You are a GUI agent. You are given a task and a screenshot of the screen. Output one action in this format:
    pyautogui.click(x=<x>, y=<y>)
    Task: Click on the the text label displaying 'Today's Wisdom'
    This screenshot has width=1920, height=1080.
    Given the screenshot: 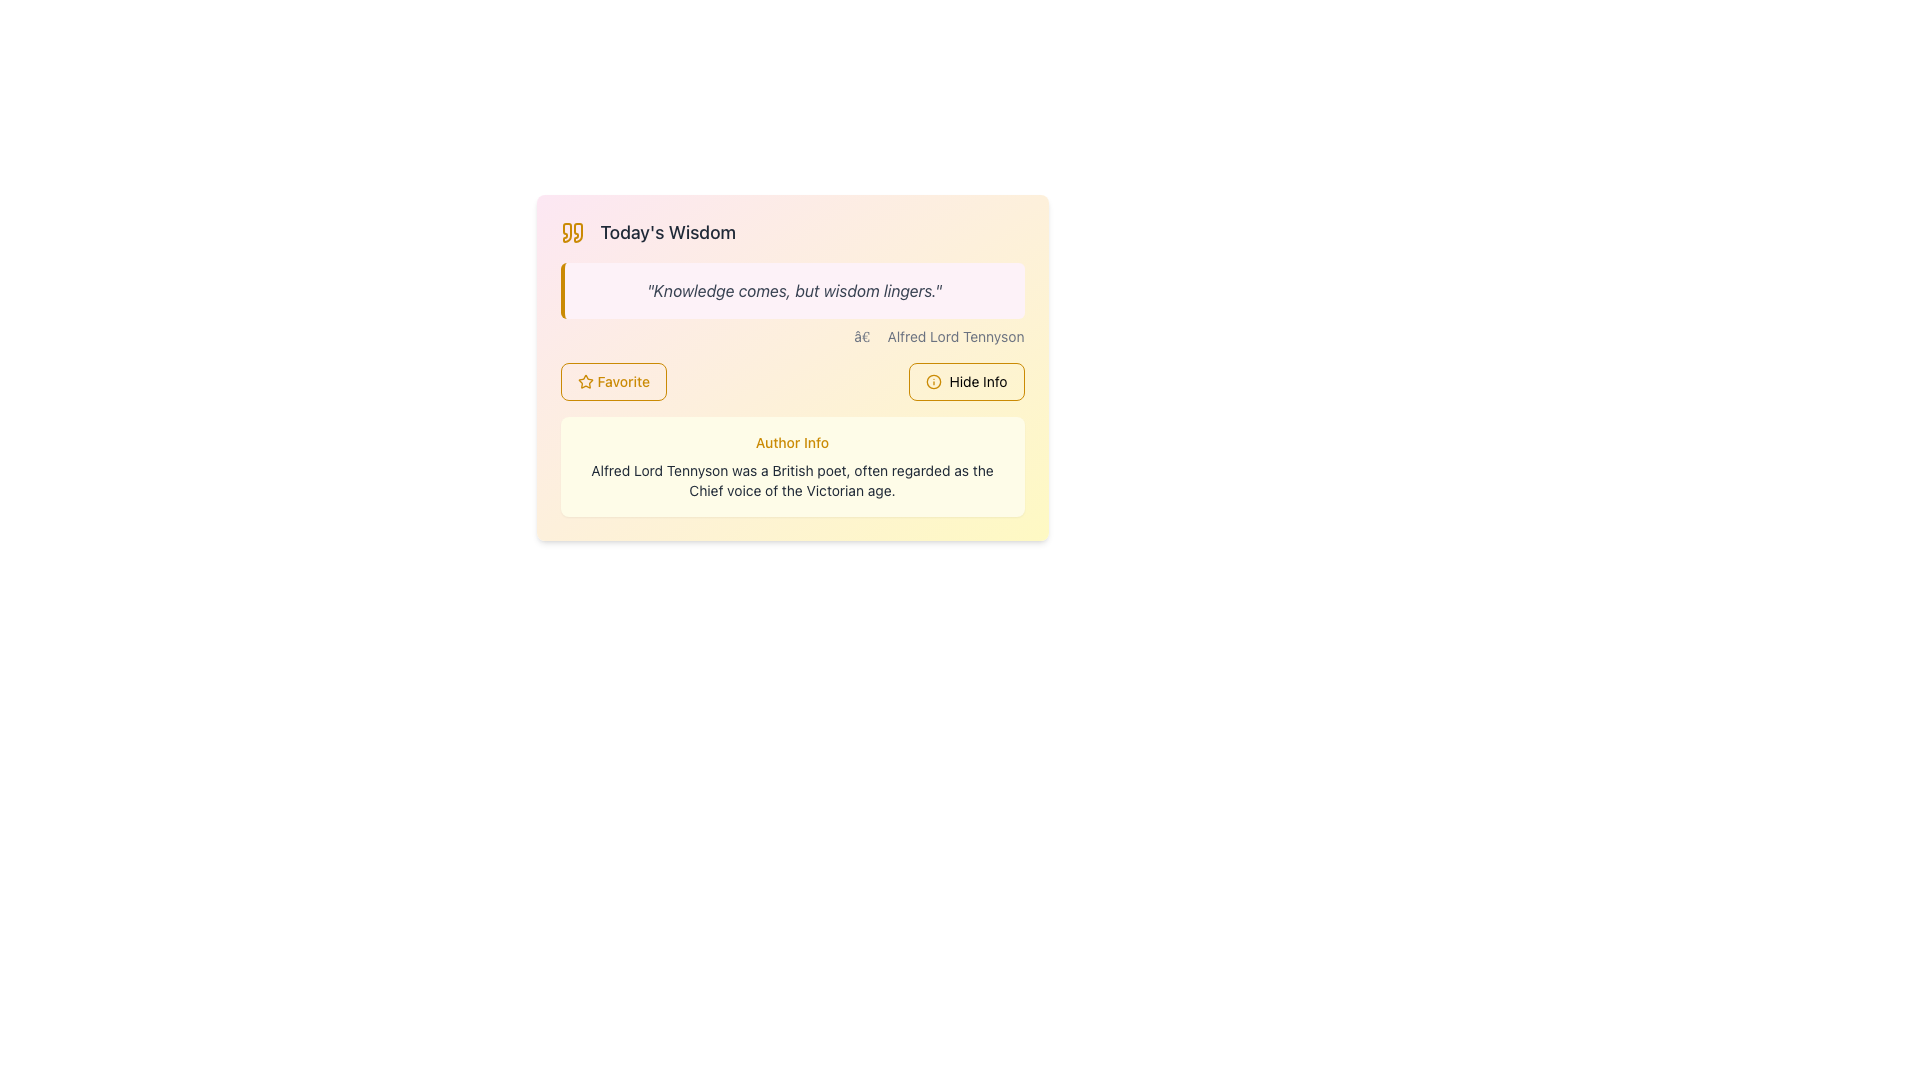 What is the action you would take?
    pyautogui.click(x=668, y=231)
    